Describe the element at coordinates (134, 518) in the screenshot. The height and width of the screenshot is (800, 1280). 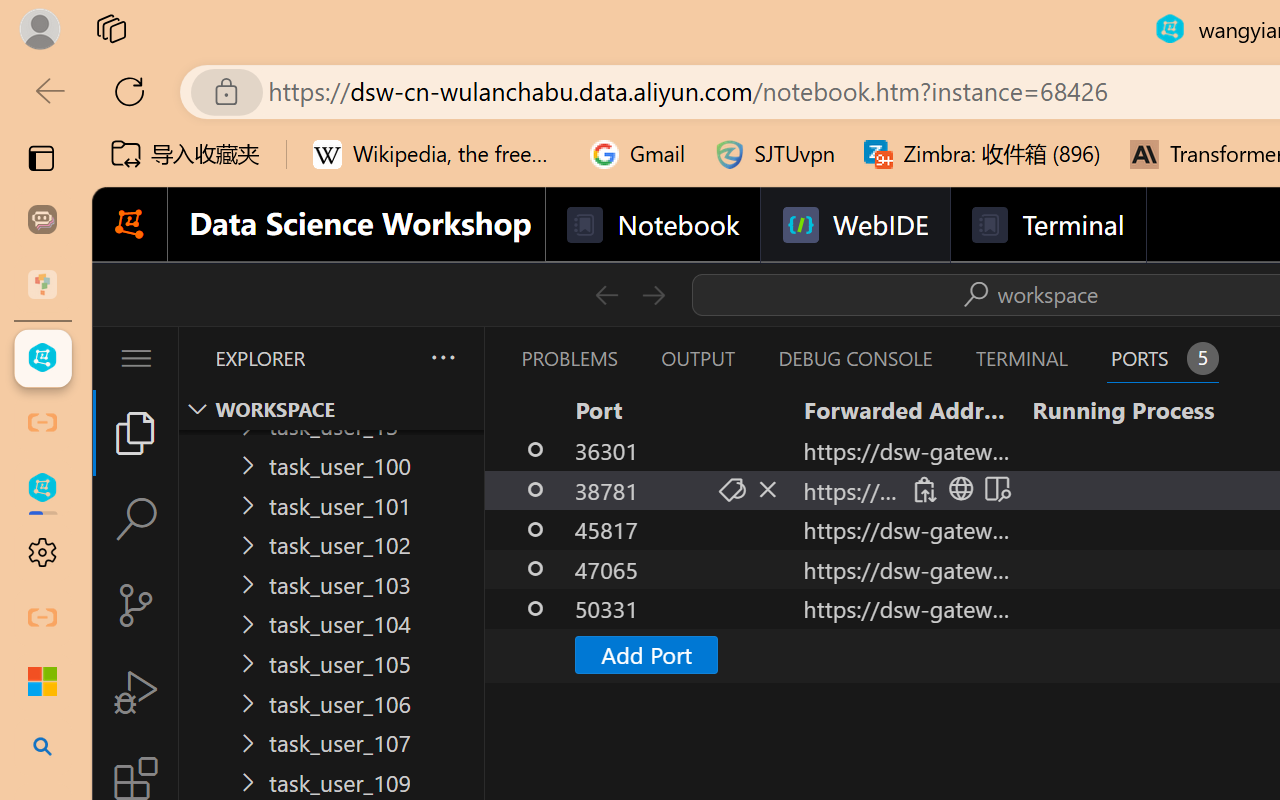
I see `'Search (Ctrl+Shift+F)'` at that location.